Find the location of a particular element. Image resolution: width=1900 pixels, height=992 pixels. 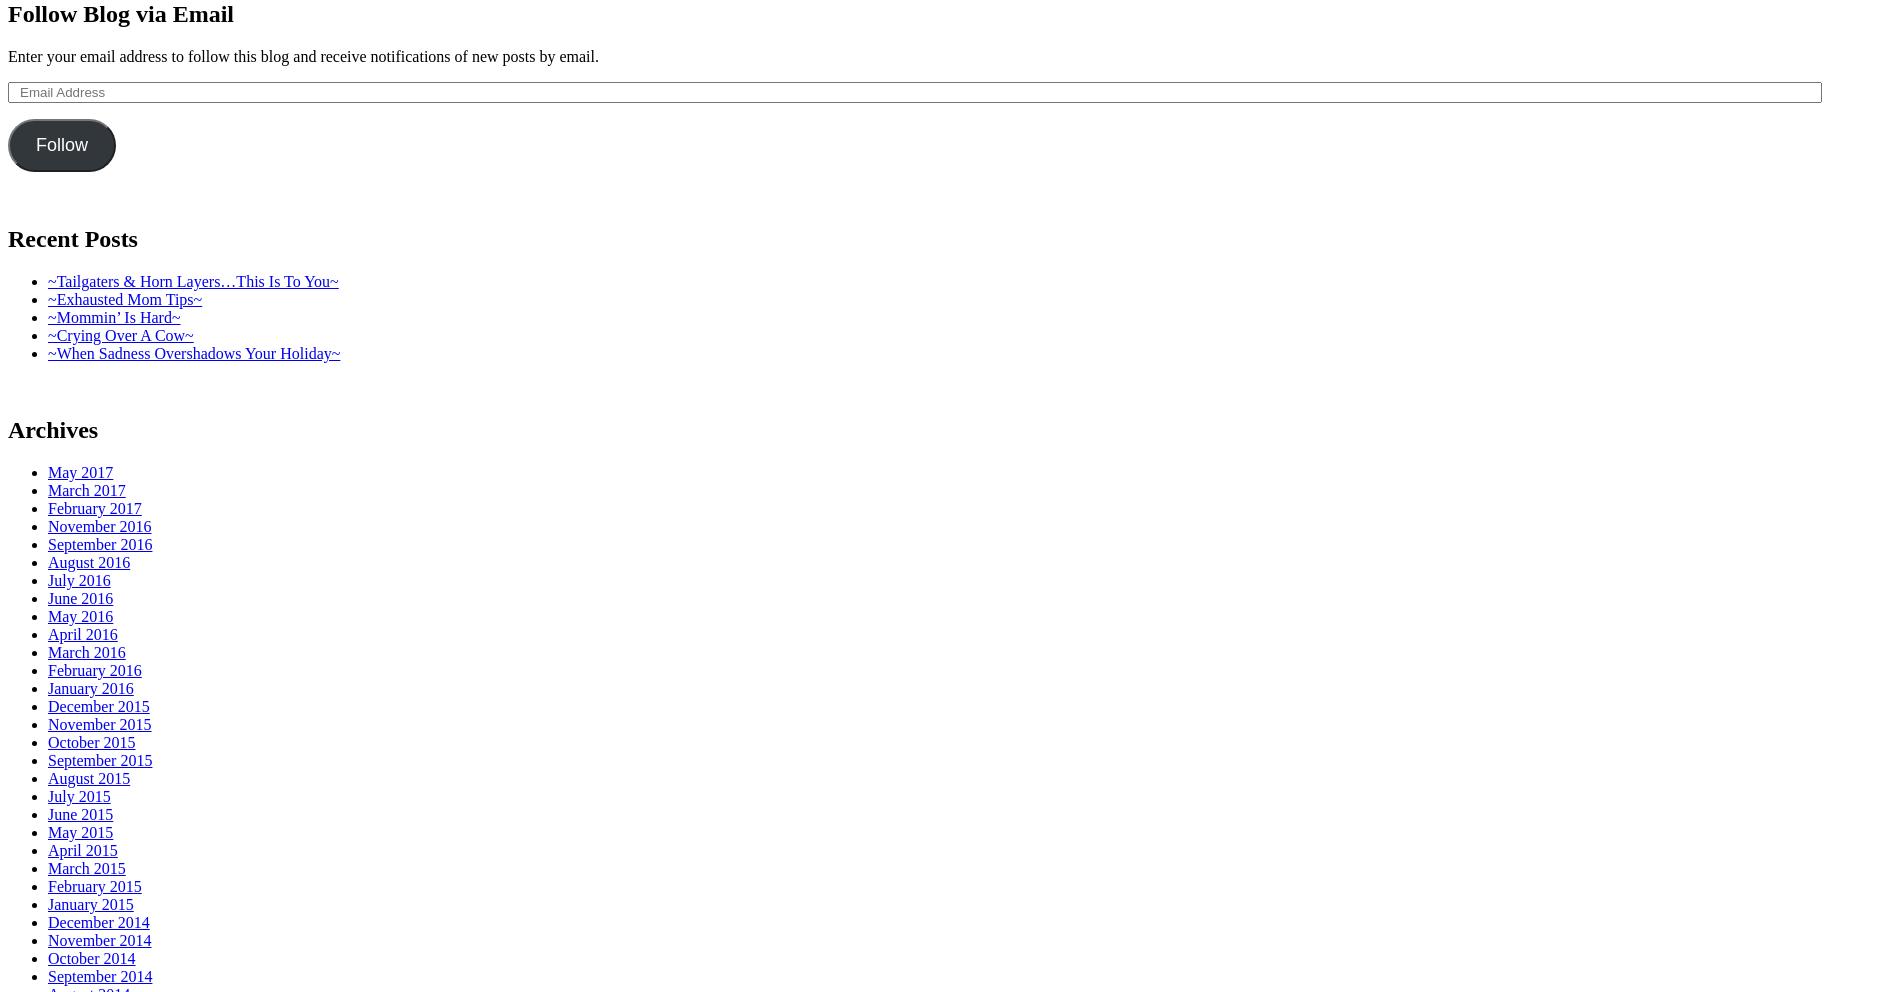

'Follow' is located at coordinates (61, 145).